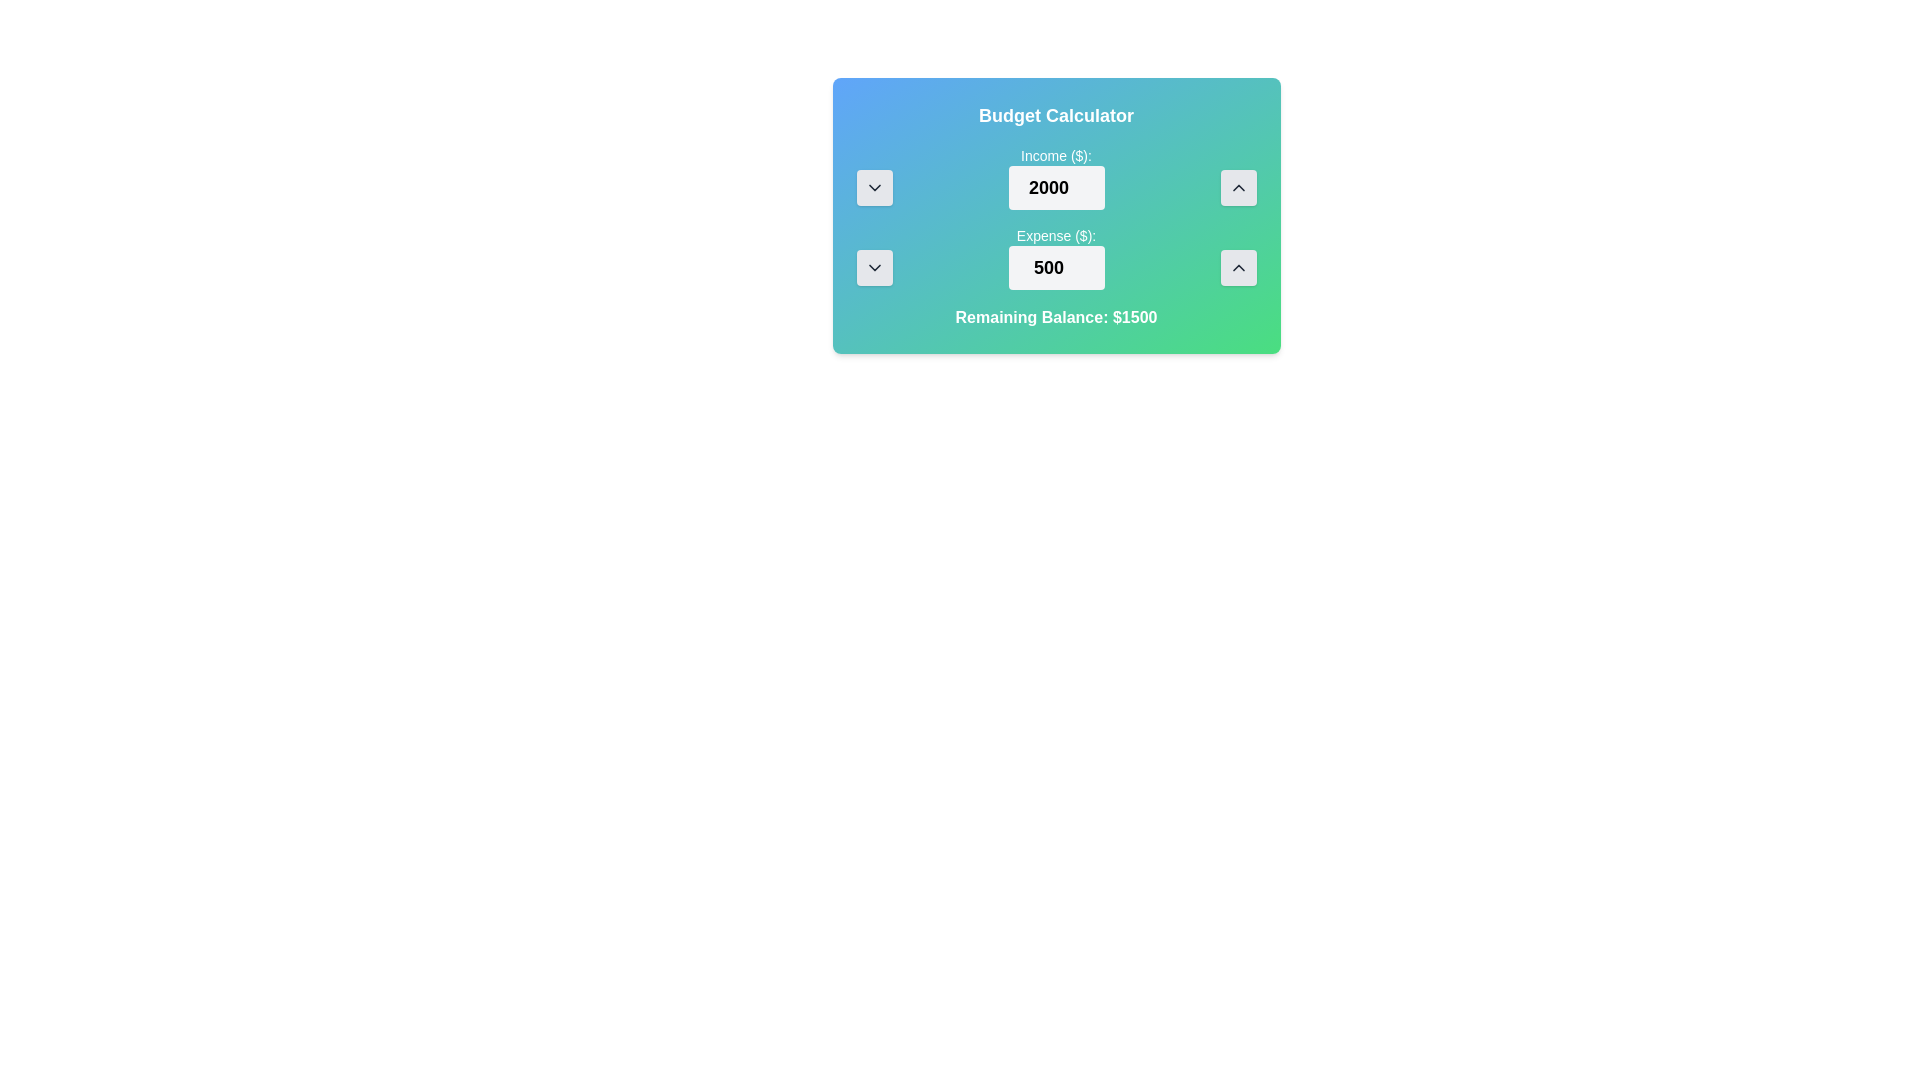 This screenshot has height=1080, width=1920. What do you see at coordinates (1237, 266) in the screenshot?
I see `the small square button with a light gray background and a black upward-pointing chevron icon located at the bottom right of the 'Expense ($)' input field in the 'Budget Calculator' interface` at bounding box center [1237, 266].